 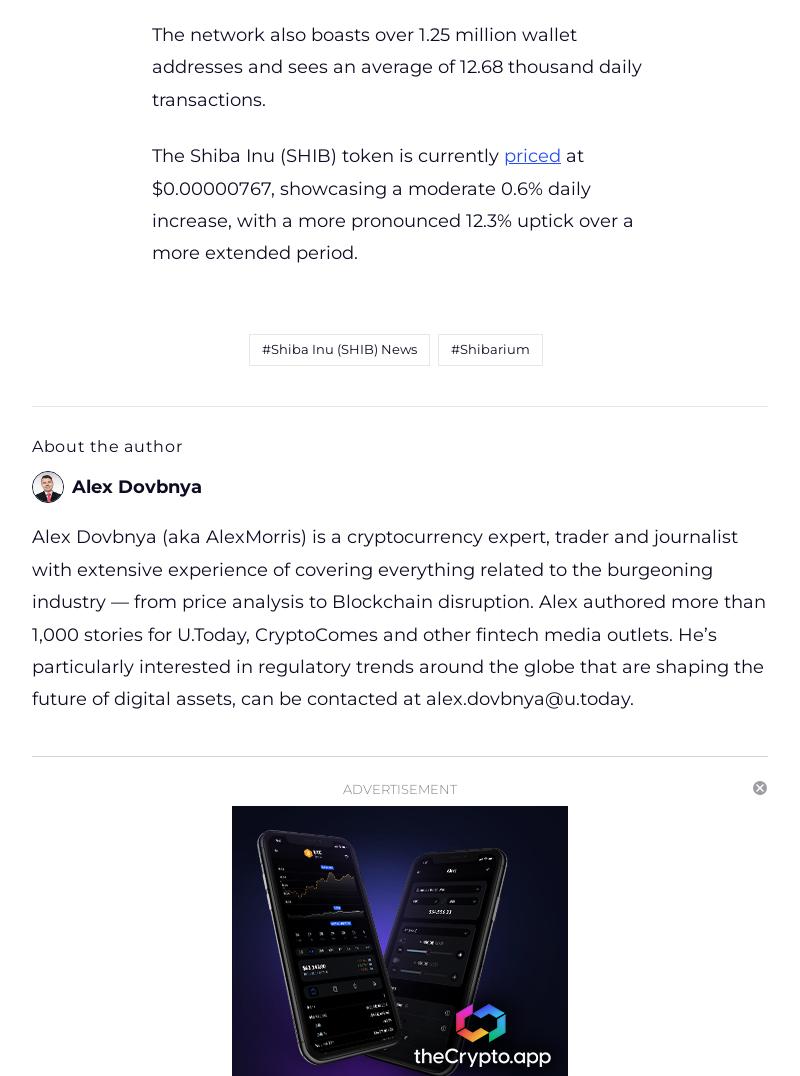 What do you see at coordinates (400, 787) in the screenshot?
I see `'Advertisement'` at bounding box center [400, 787].